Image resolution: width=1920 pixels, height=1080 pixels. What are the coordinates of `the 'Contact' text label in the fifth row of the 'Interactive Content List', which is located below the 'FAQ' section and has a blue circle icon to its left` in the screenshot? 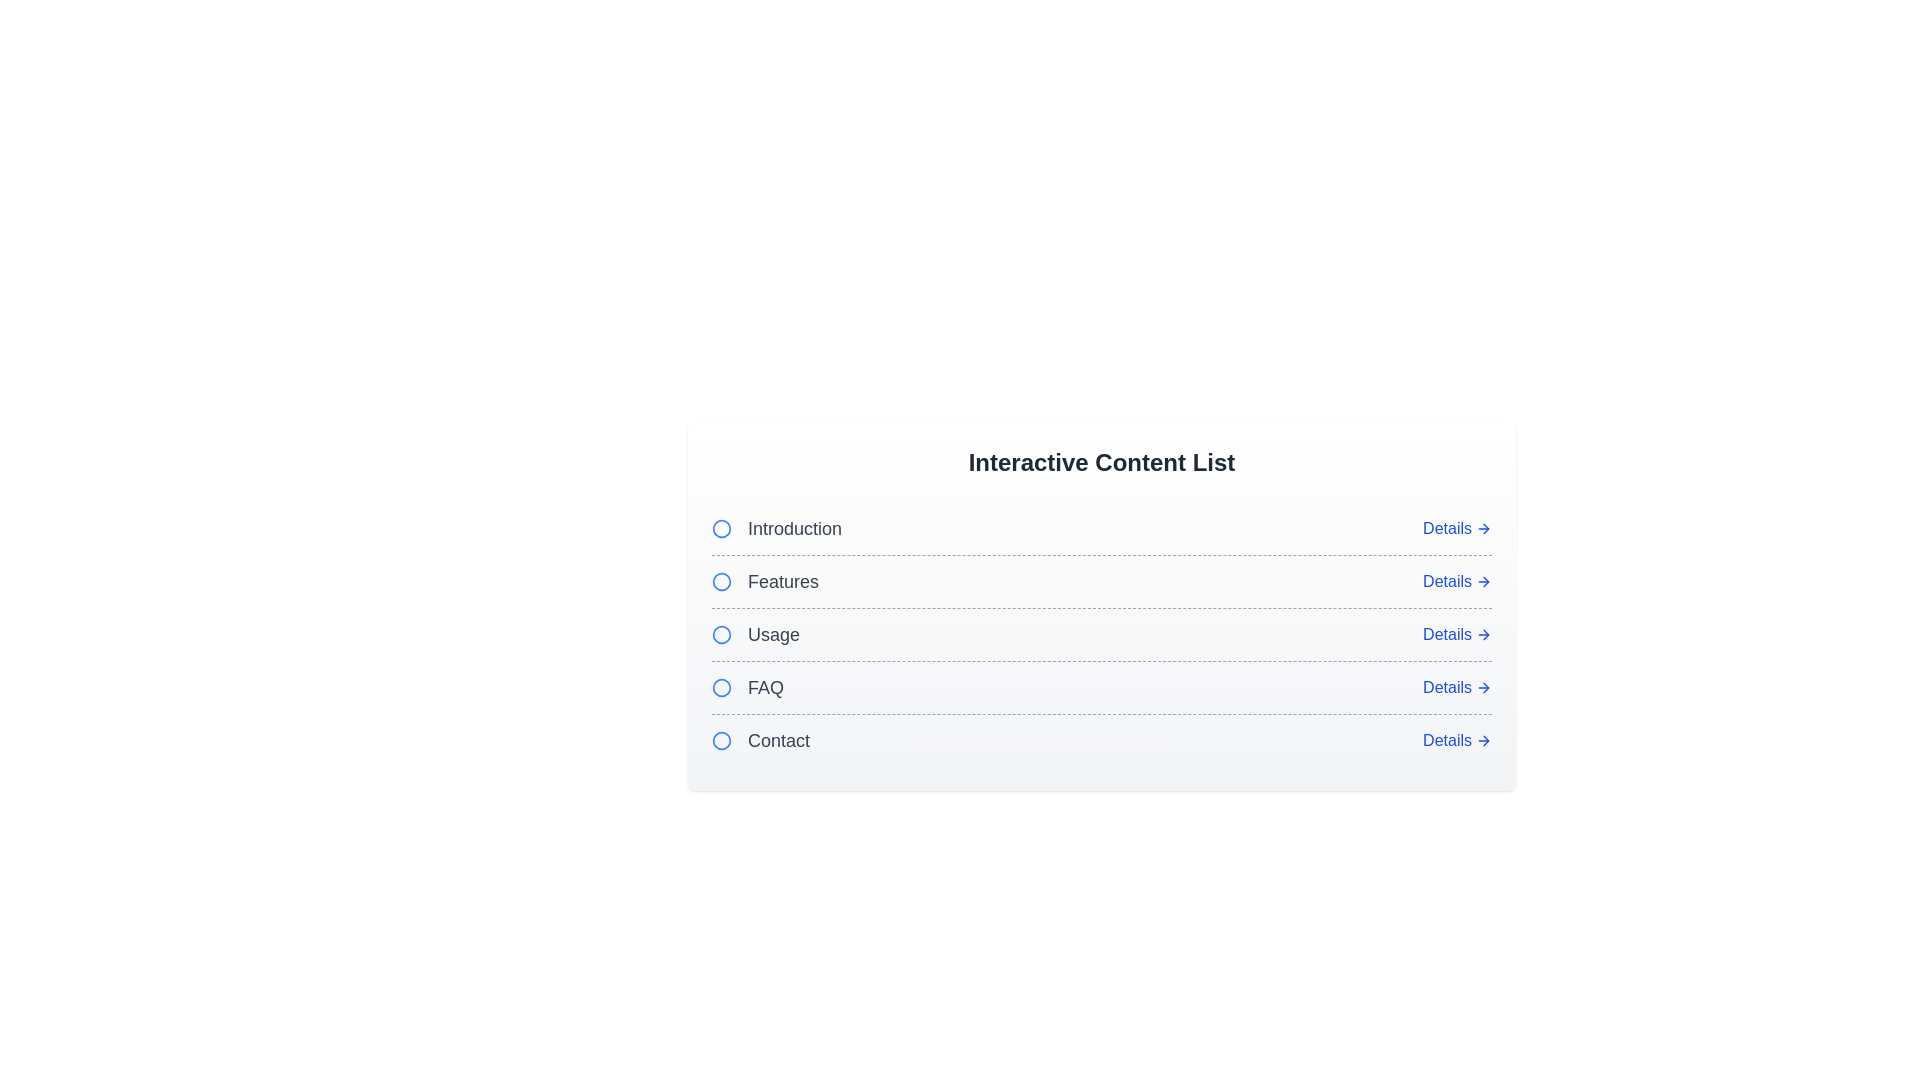 It's located at (760, 740).